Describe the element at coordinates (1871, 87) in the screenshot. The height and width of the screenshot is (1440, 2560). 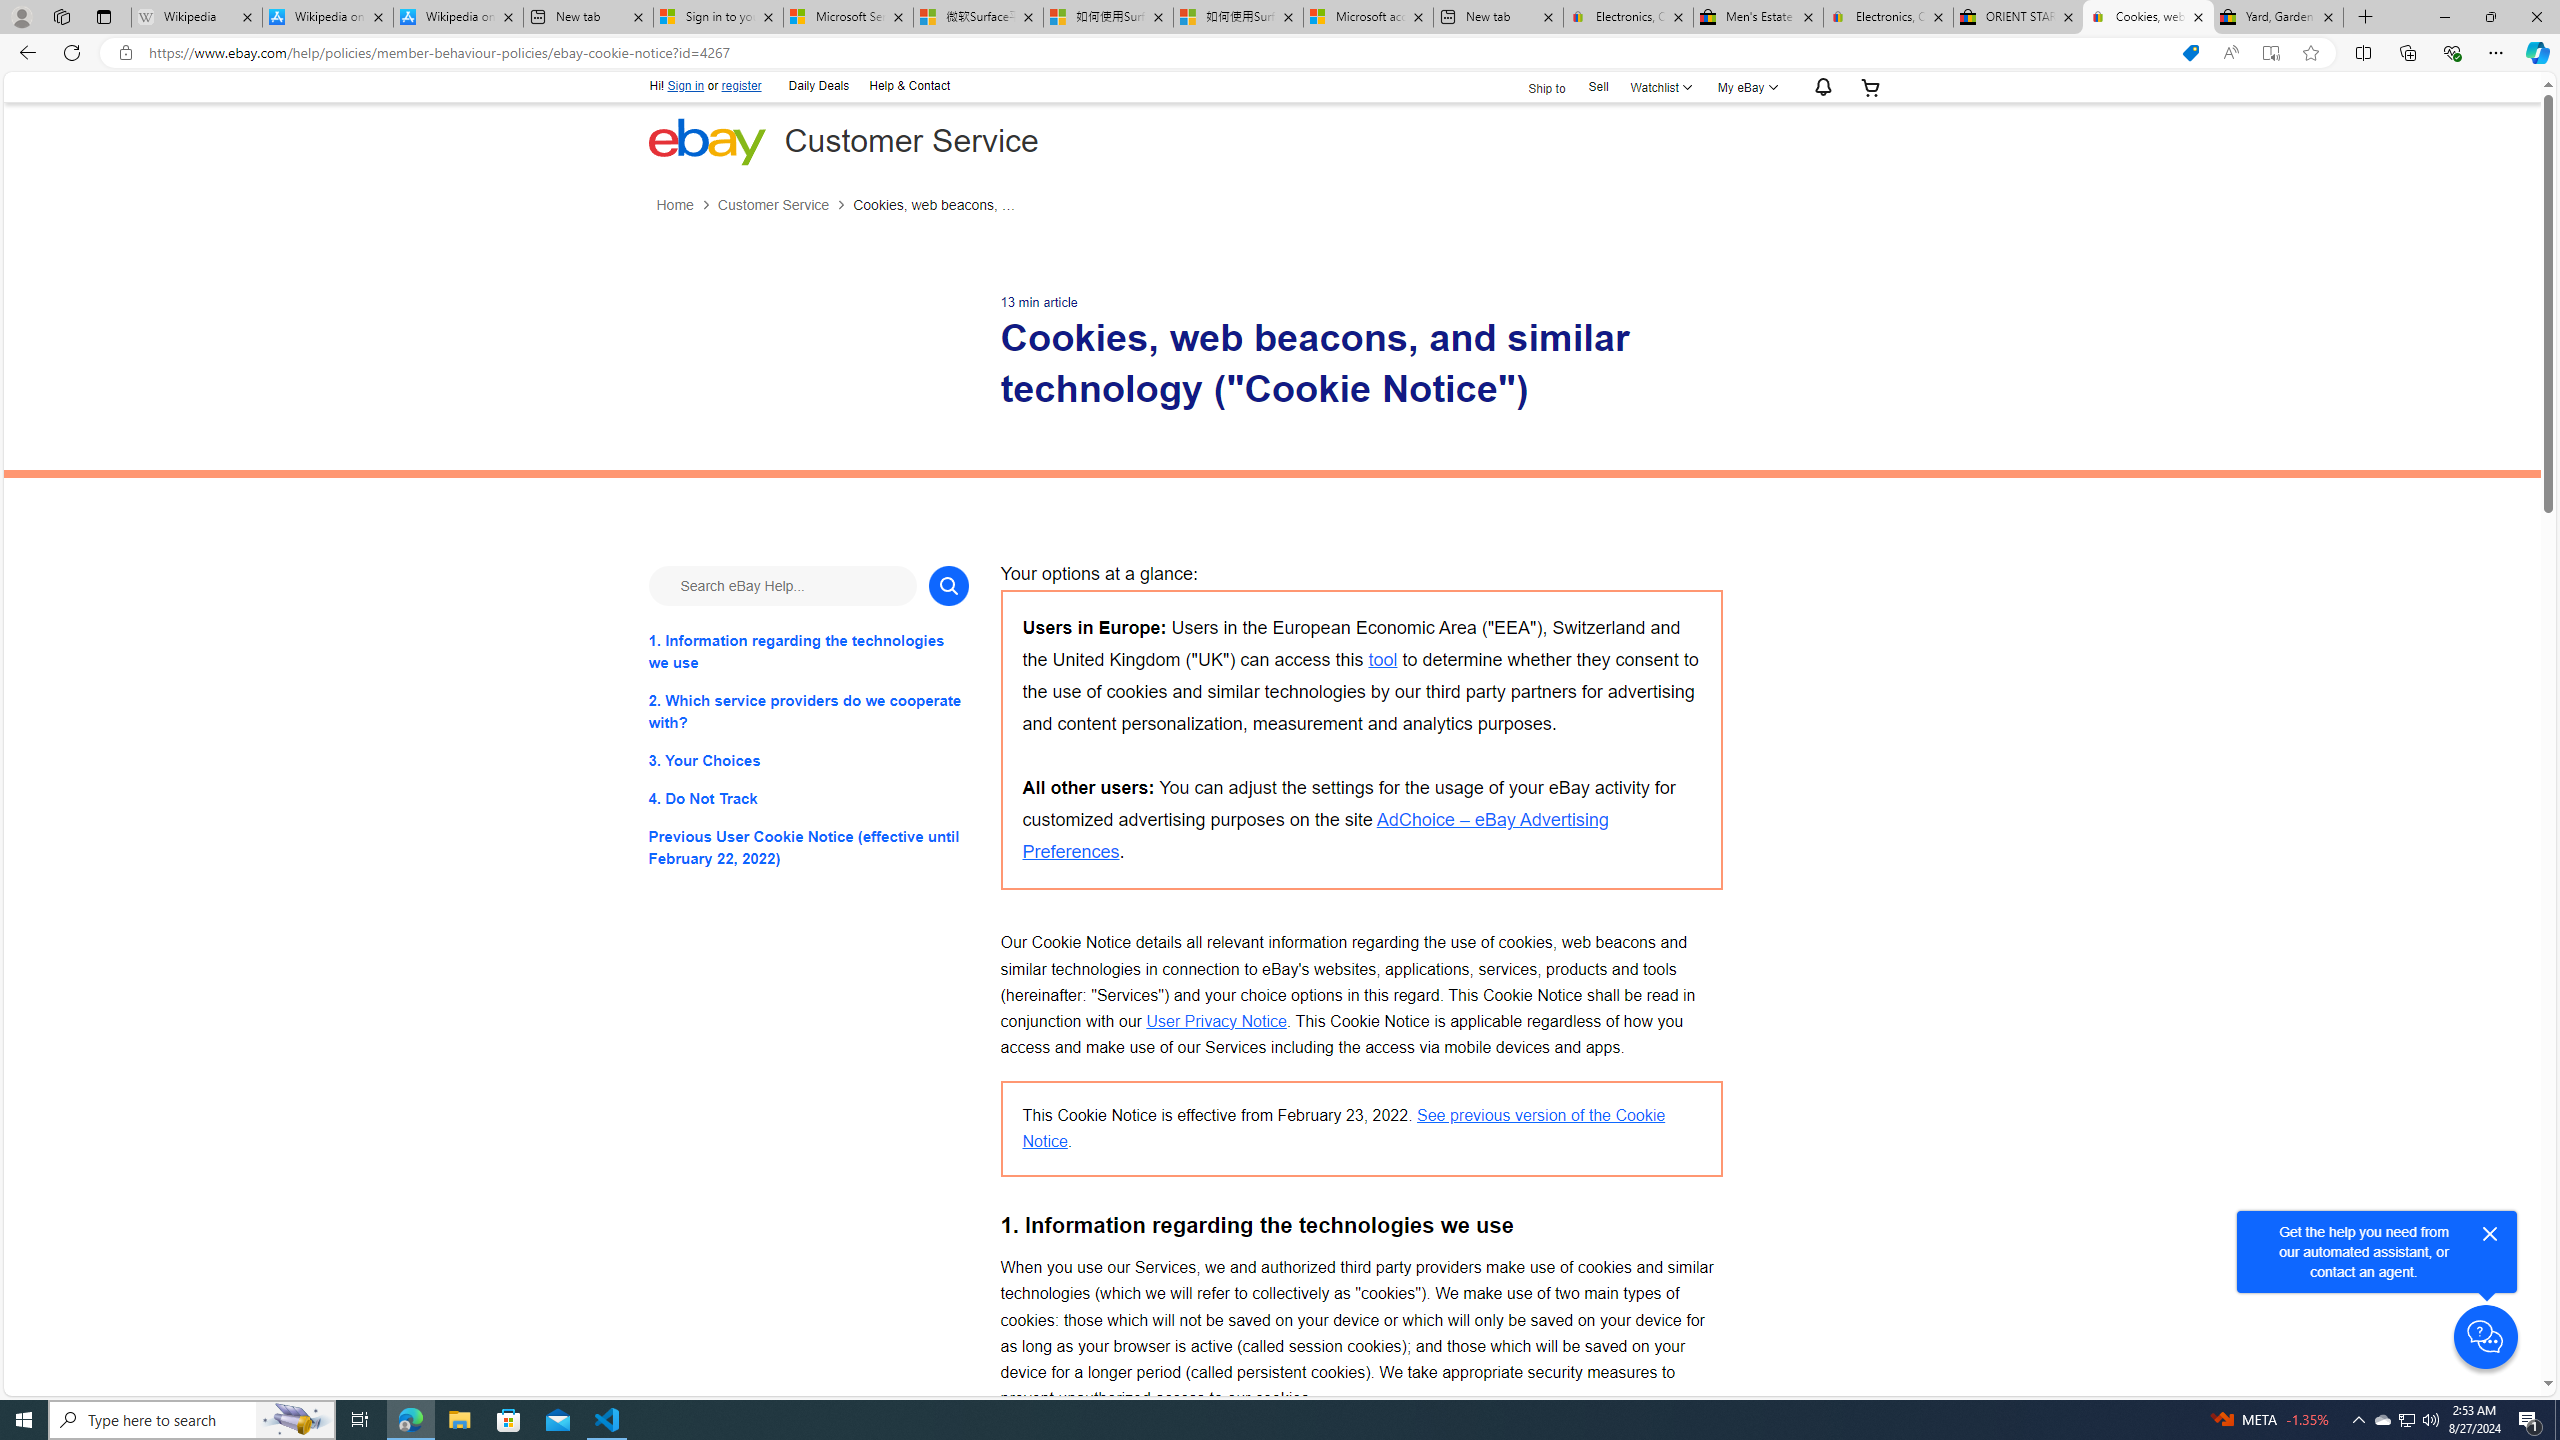
I see `'Expand Cart'` at that location.